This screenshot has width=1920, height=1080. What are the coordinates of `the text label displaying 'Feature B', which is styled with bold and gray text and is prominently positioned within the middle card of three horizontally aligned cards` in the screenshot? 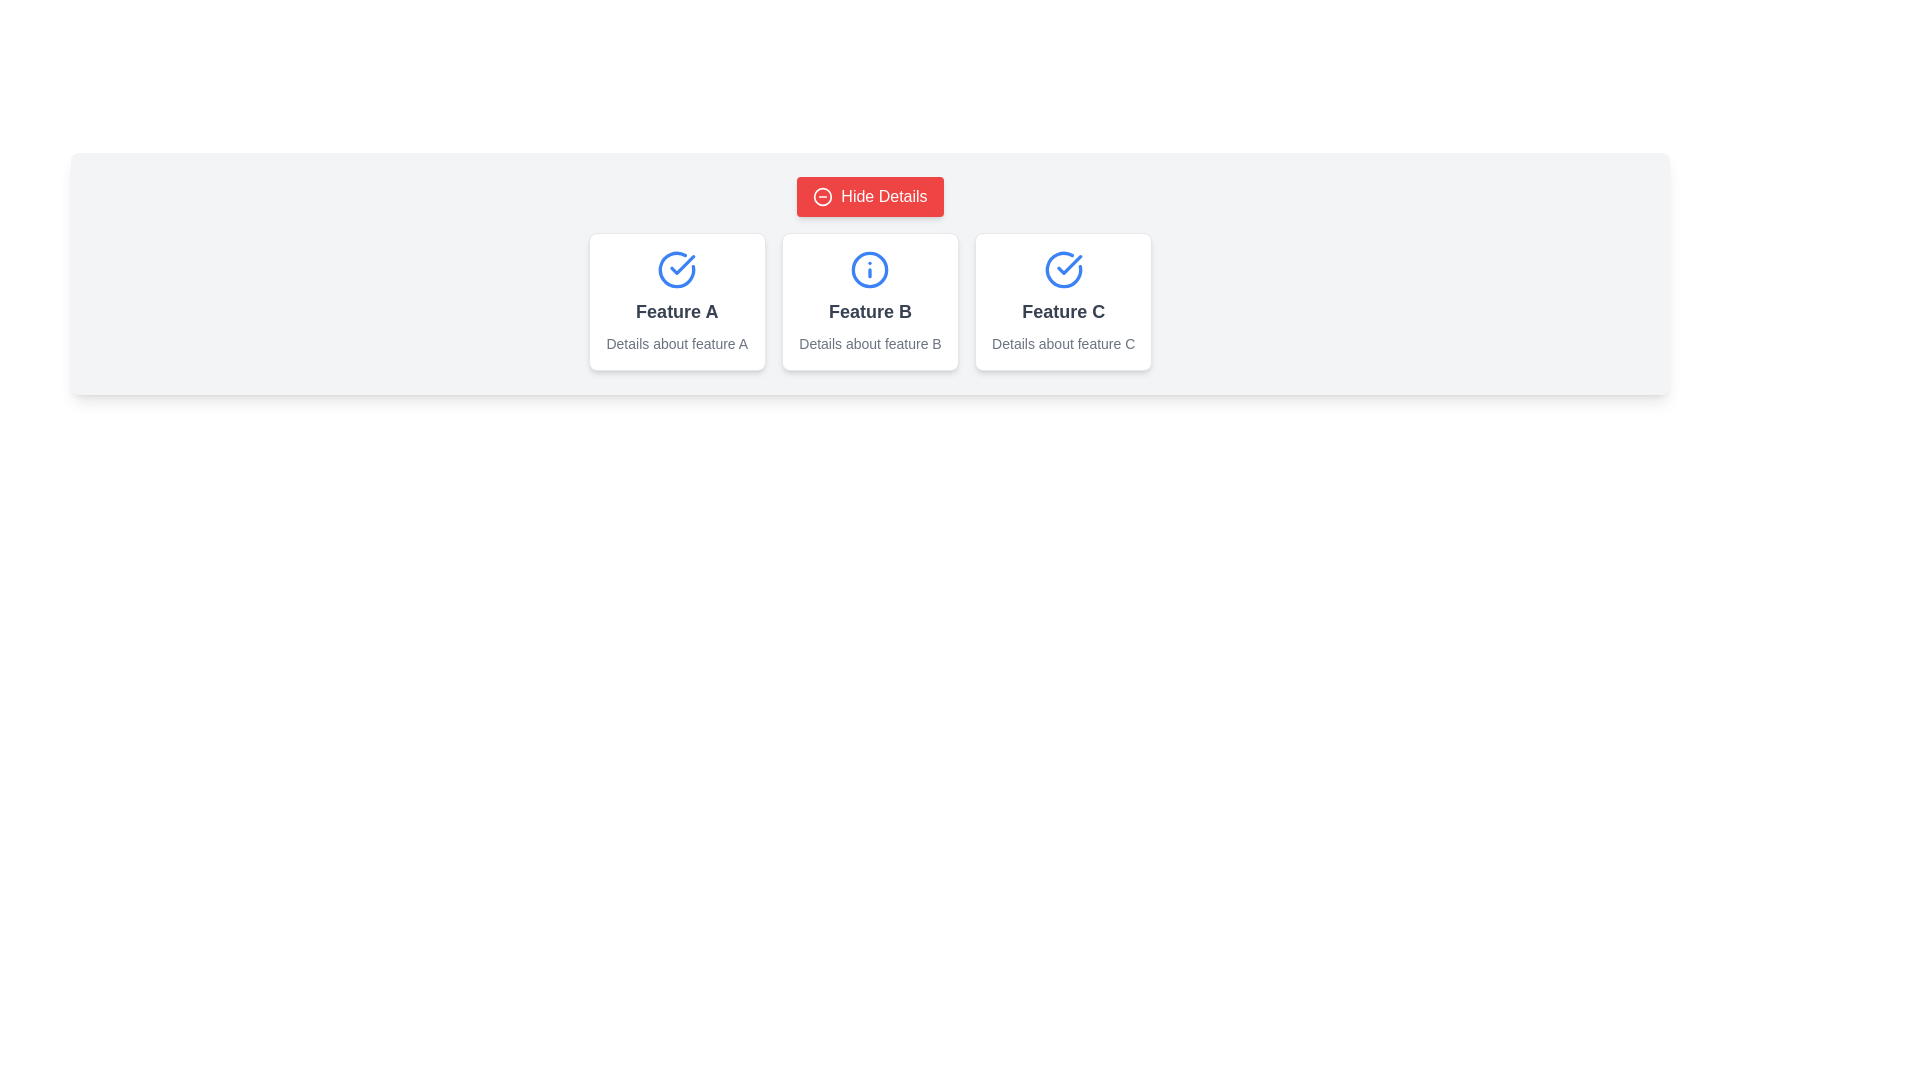 It's located at (870, 312).